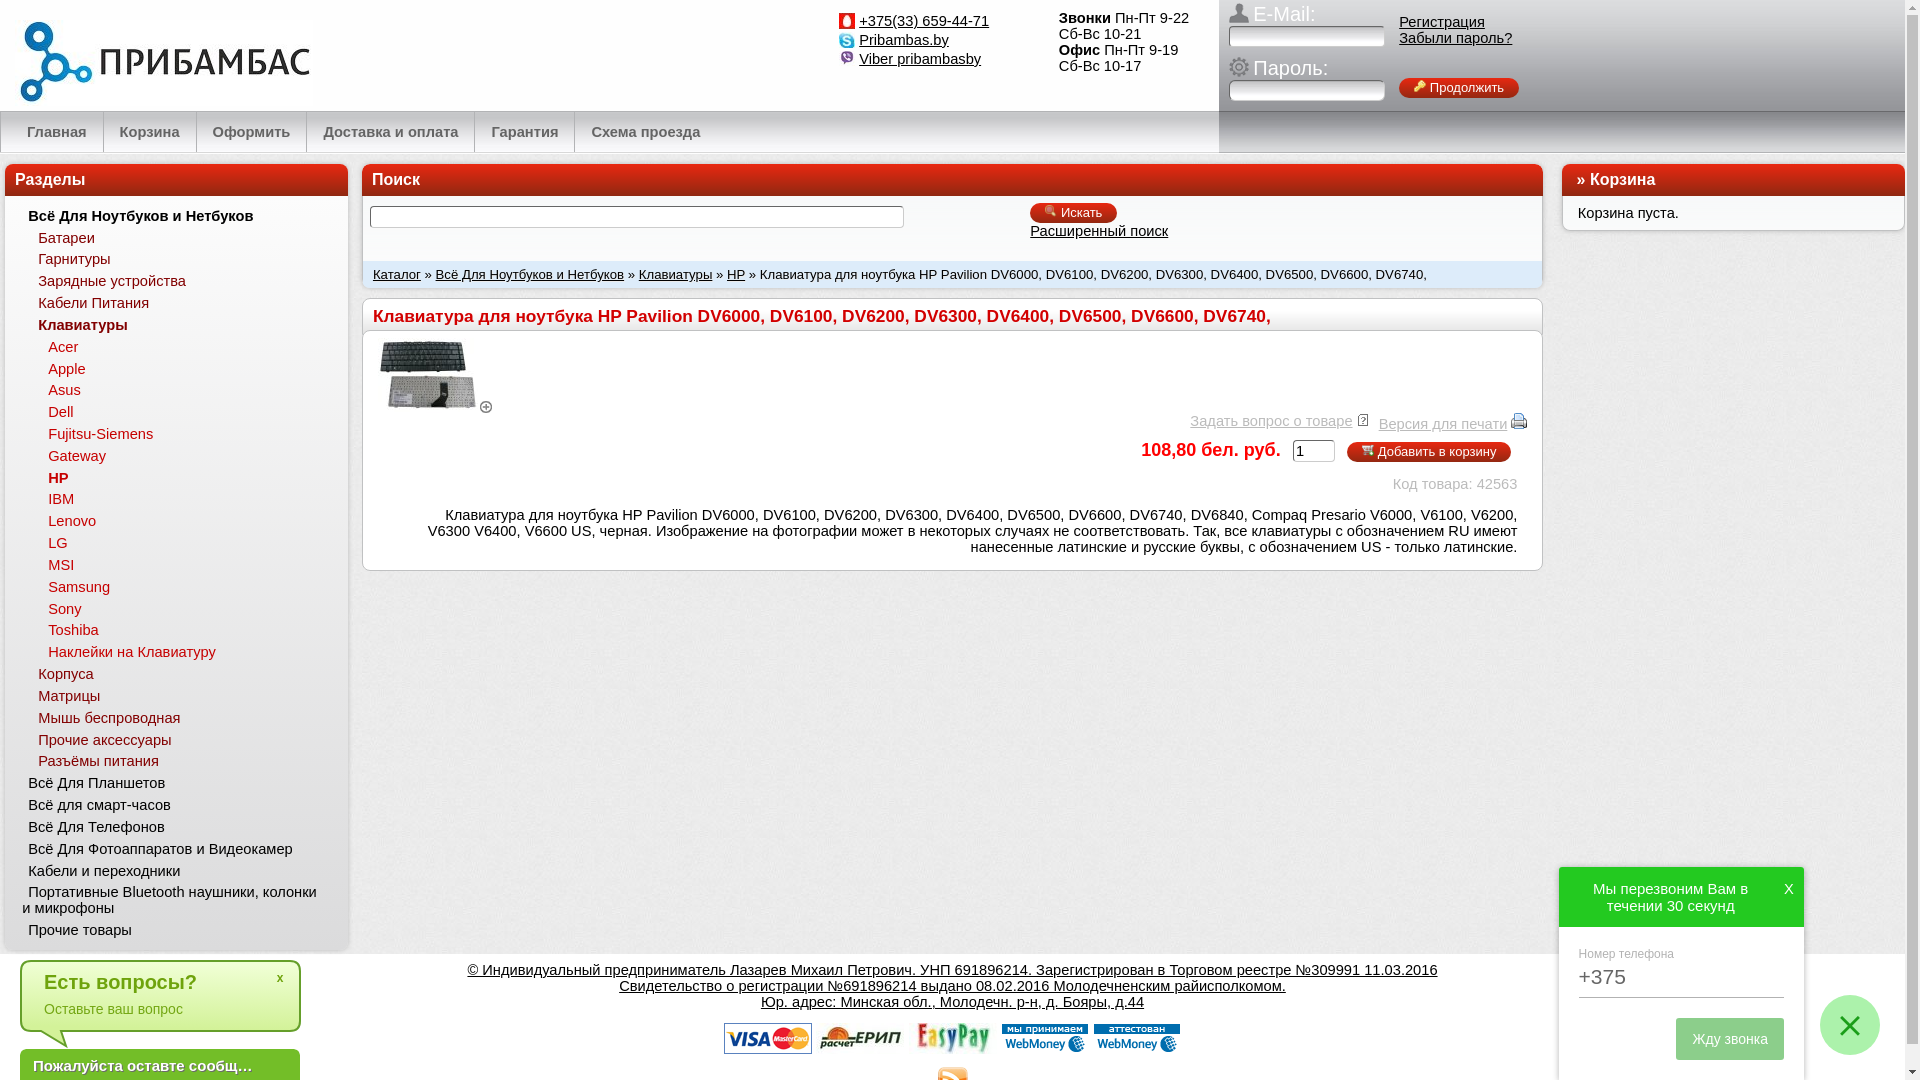 This screenshot has width=1920, height=1080. Describe the element at coordinates (902, 39) in the screenshot. I see `'Pribambas.by'` at that location.